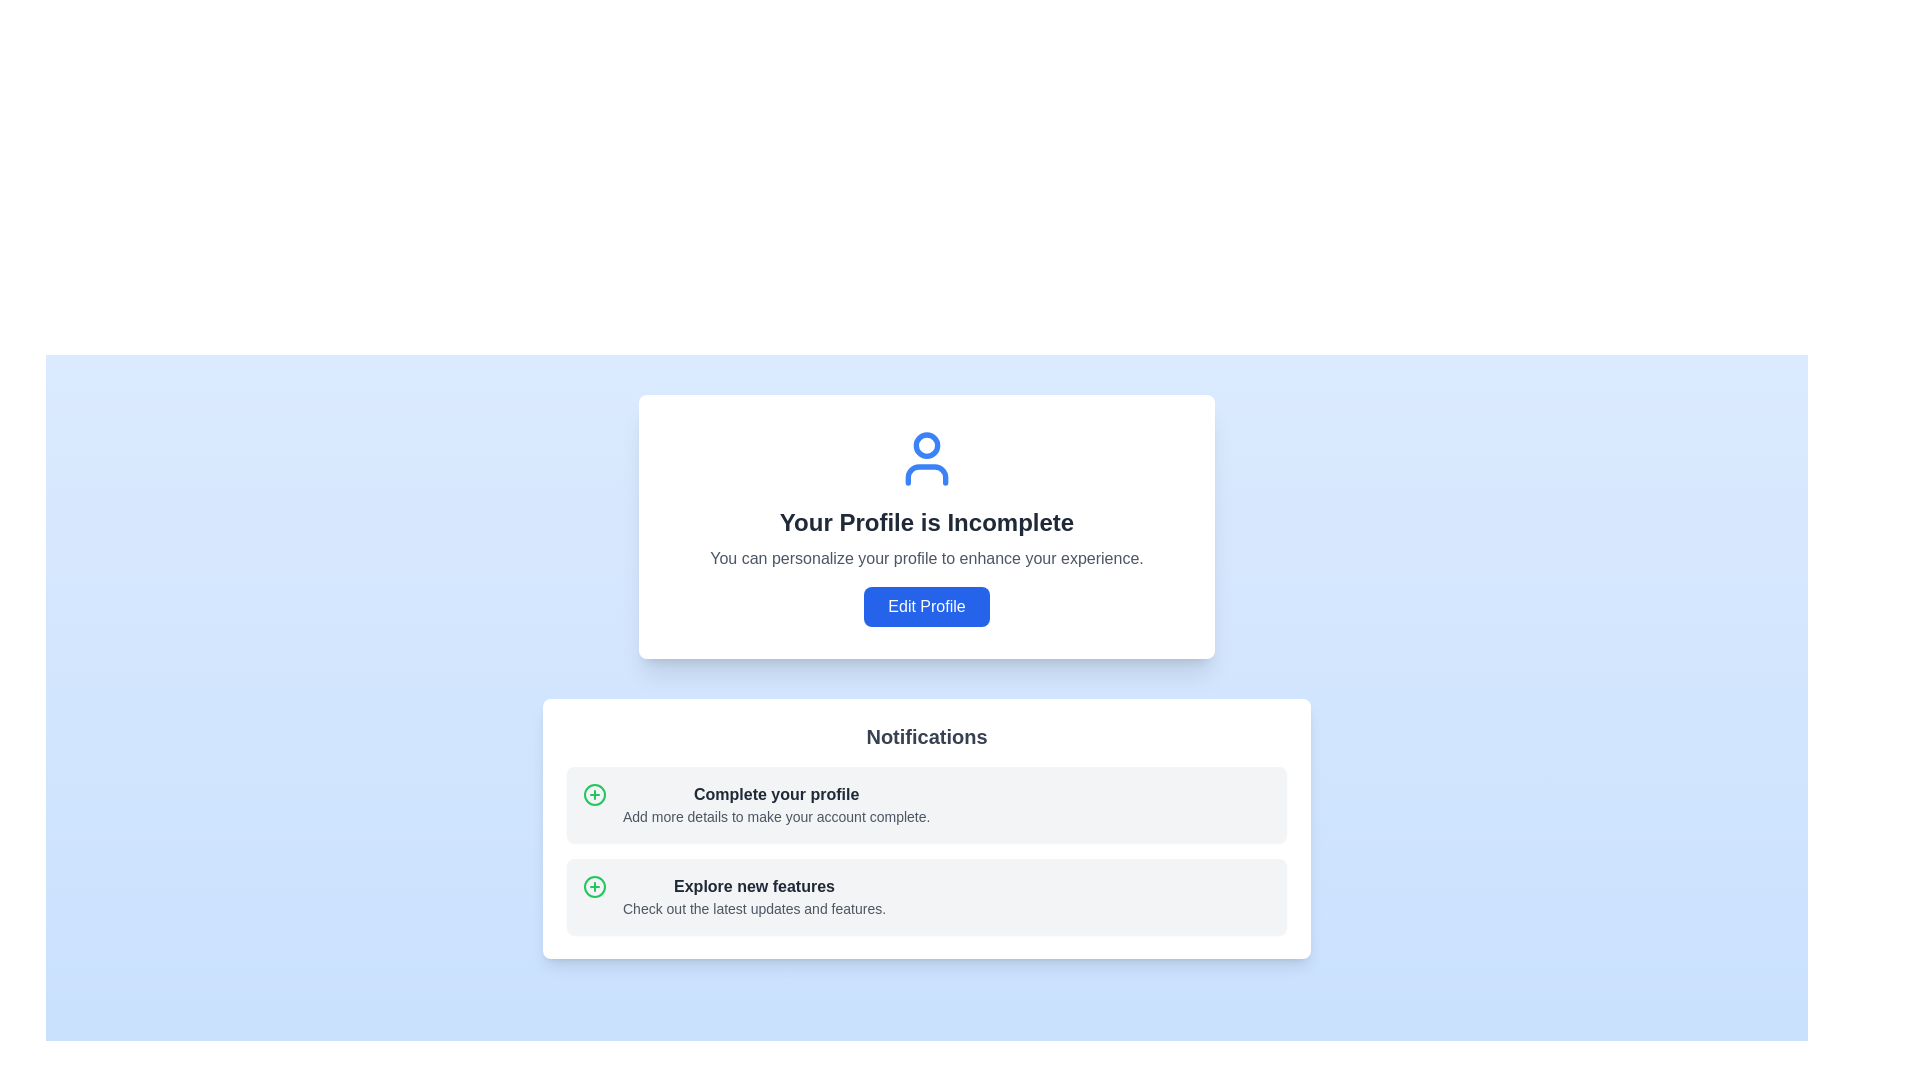 Image resolution: width=1920 pixels, height=1080 pixels. I want to click on the text element that notifies the user about an incomplete profile status, located below a user icon and above the 'Edit Profile' button, so click(925, 522).